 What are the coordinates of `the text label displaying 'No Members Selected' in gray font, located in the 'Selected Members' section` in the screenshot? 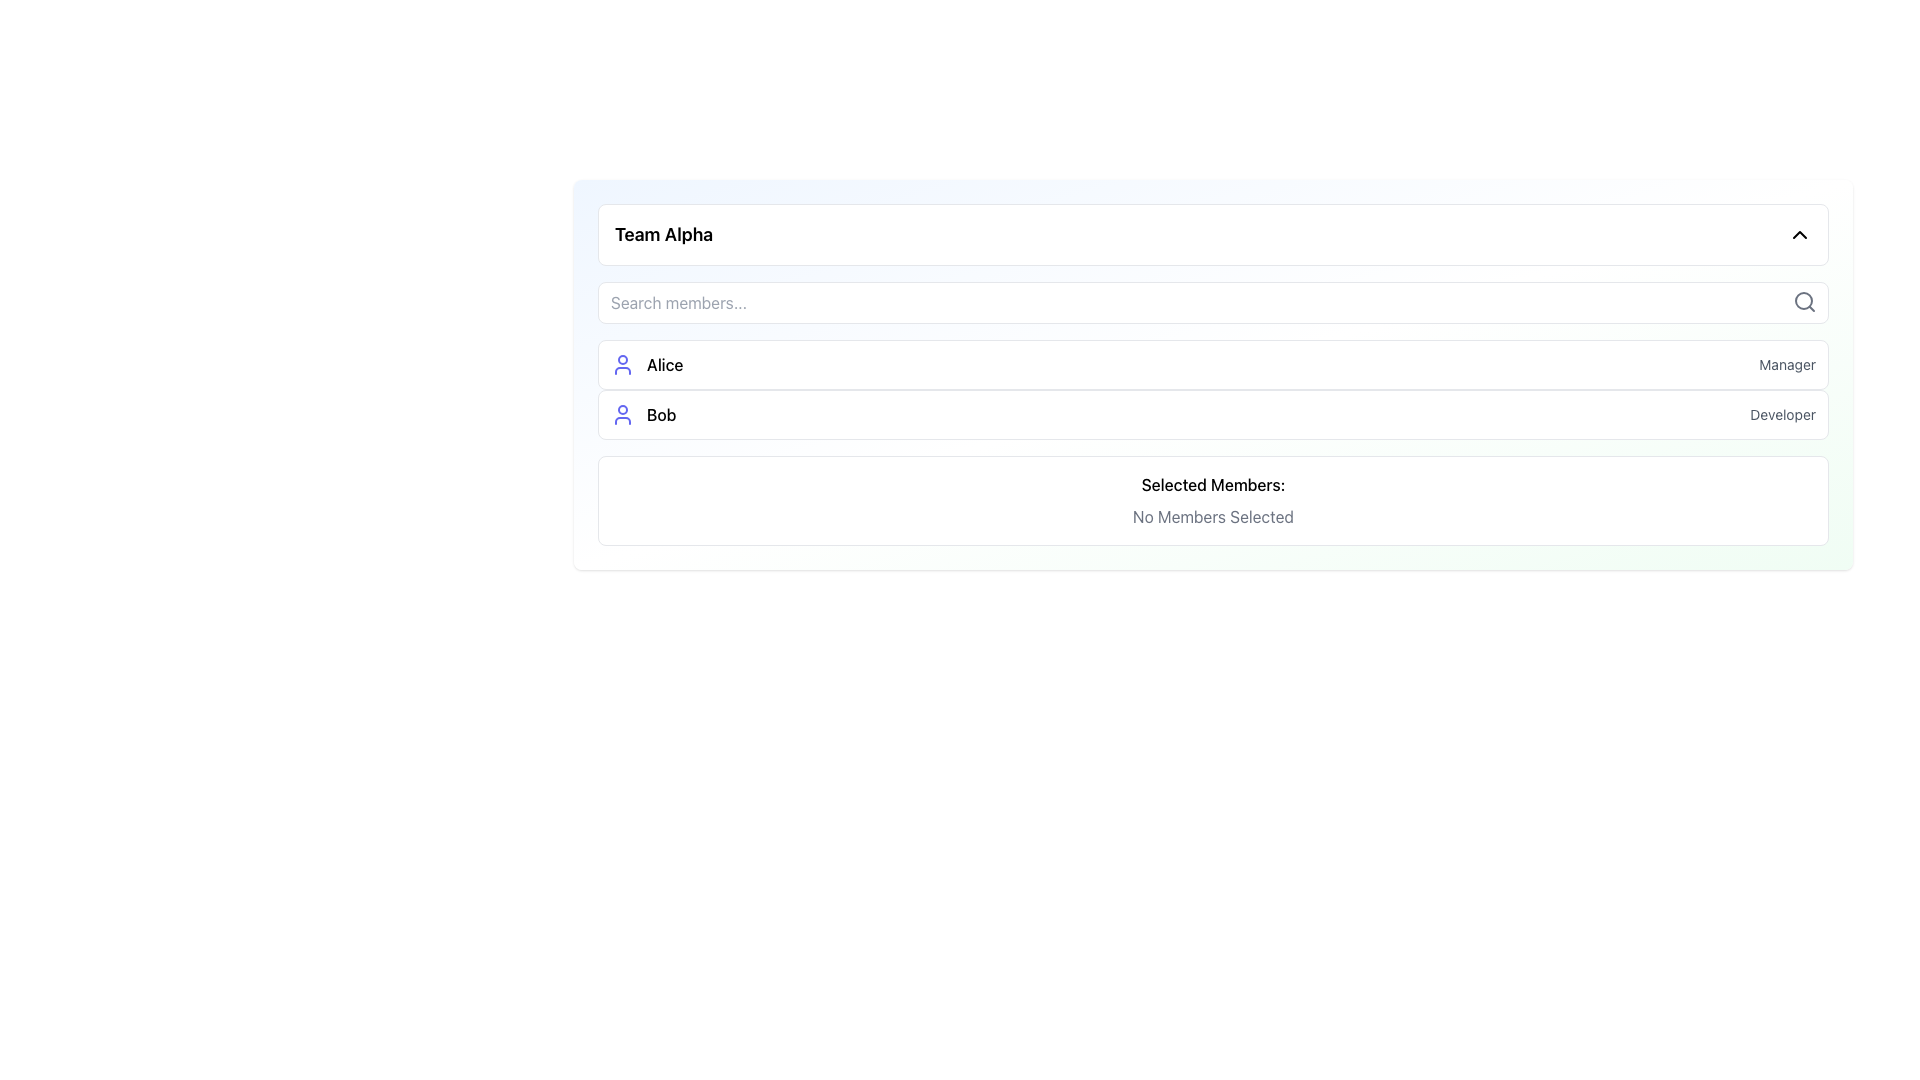 It's located at (1212, 515).